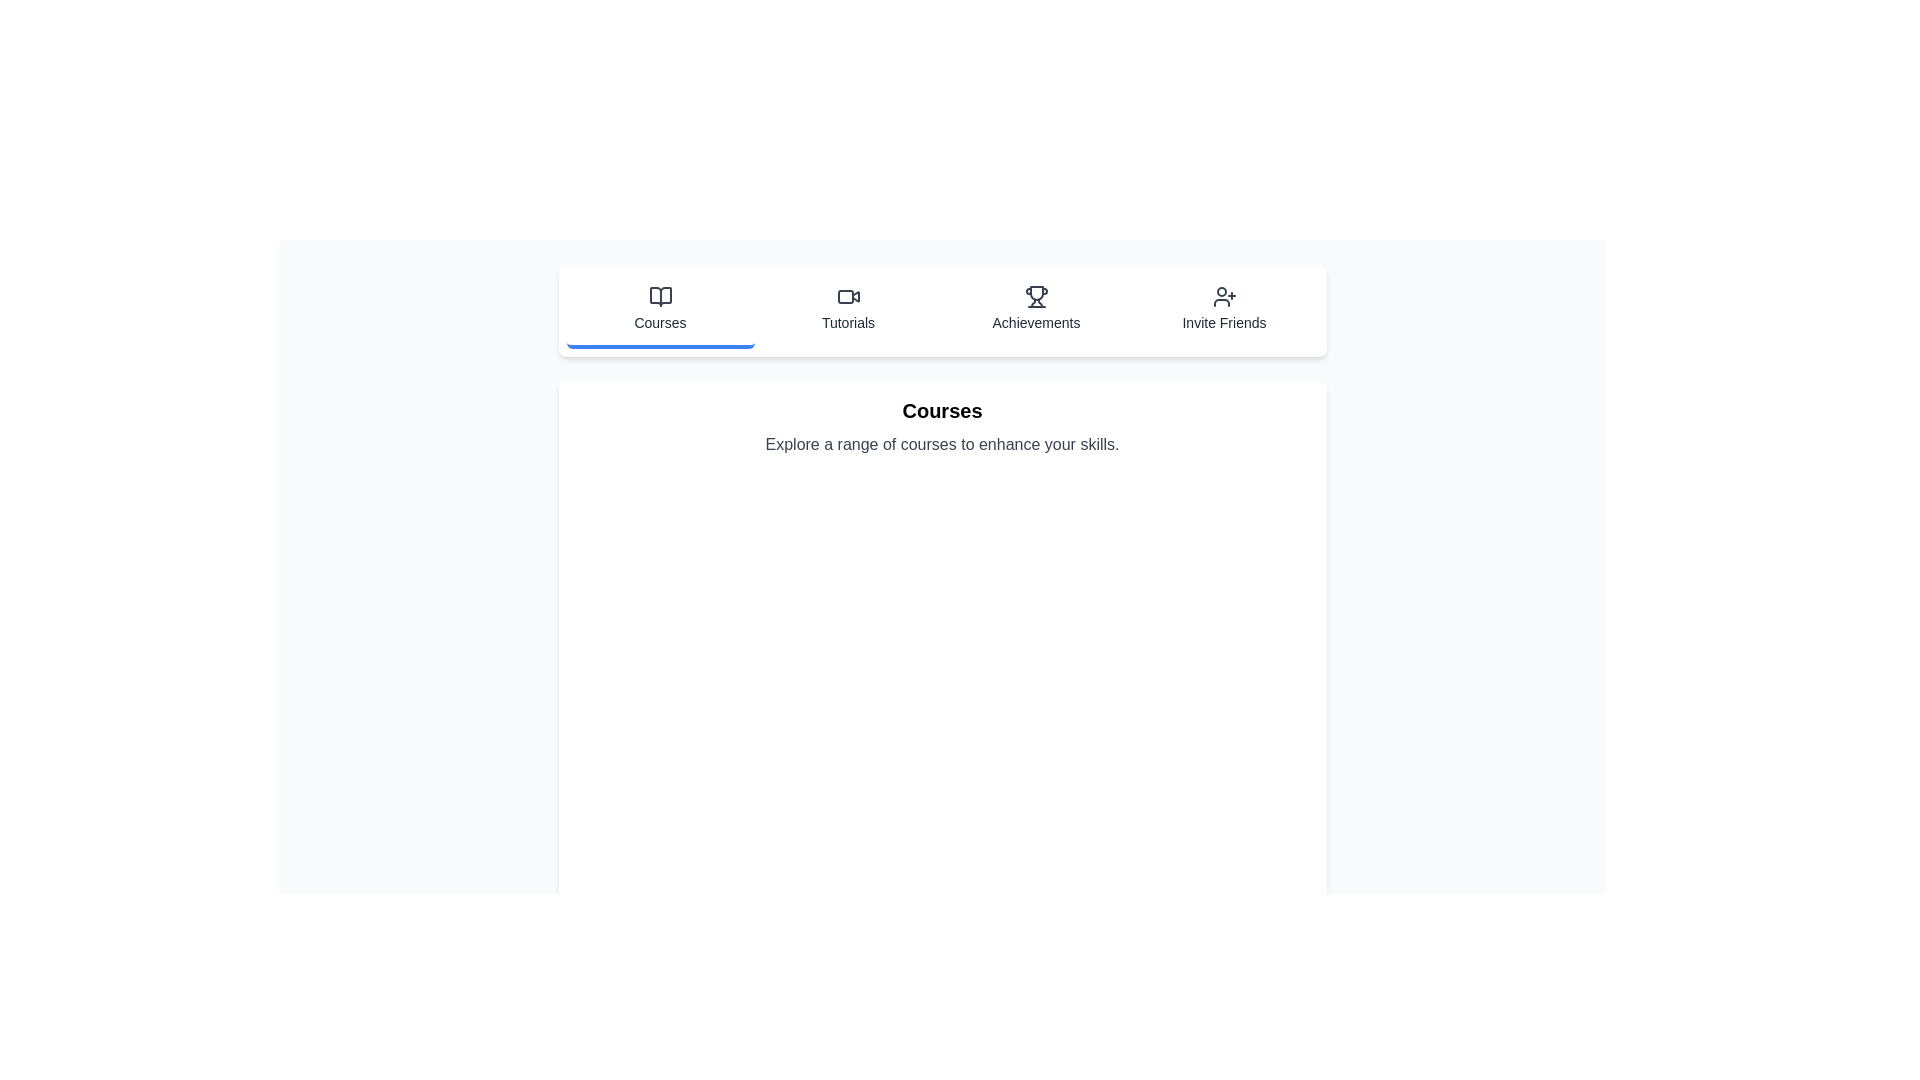 This screenshot has height=1080, width=1920. What do you see at coordinates (1223, 322) in the screenshot?
I see `the text label that serves as the title for the 'Invite Friends' button located in the horizontal navigation section at the top of the page` at bounding box center [1223, 322].